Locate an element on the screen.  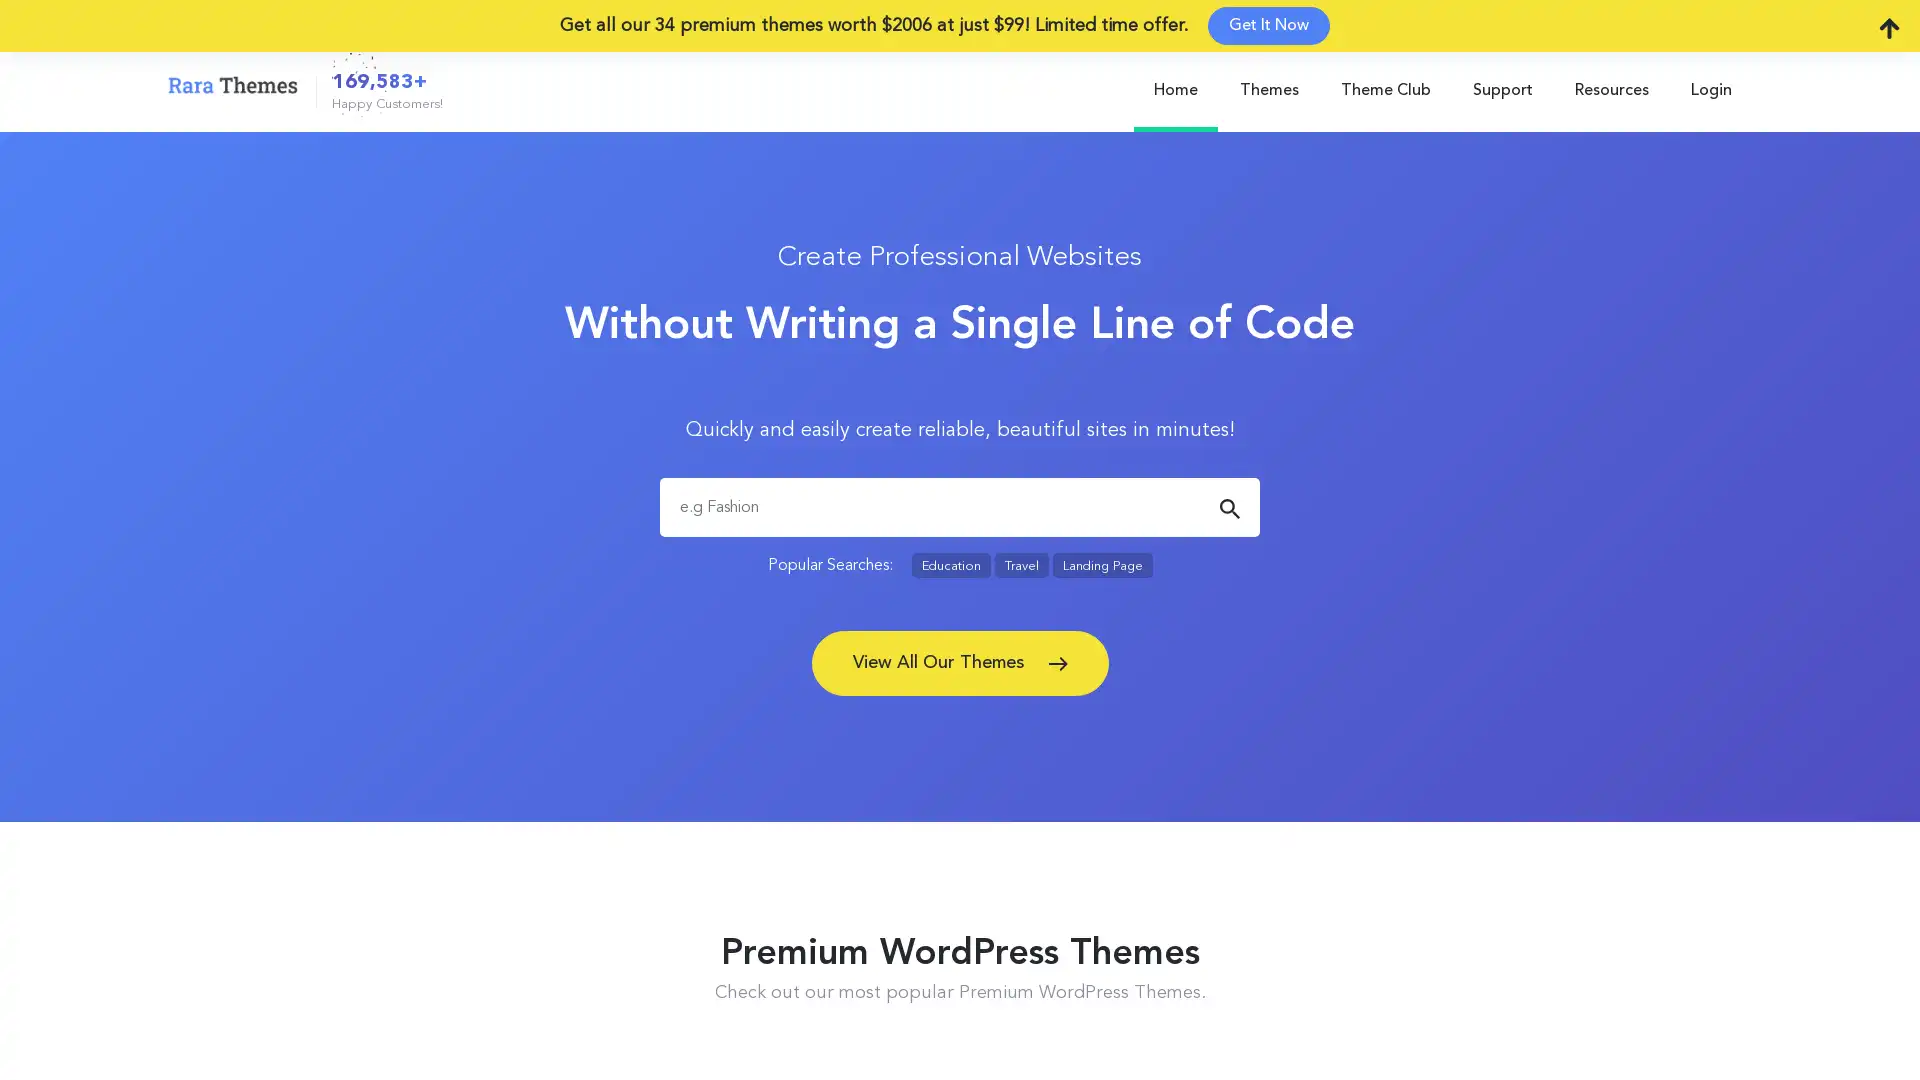
Search is located at coordinates (1228, 508).